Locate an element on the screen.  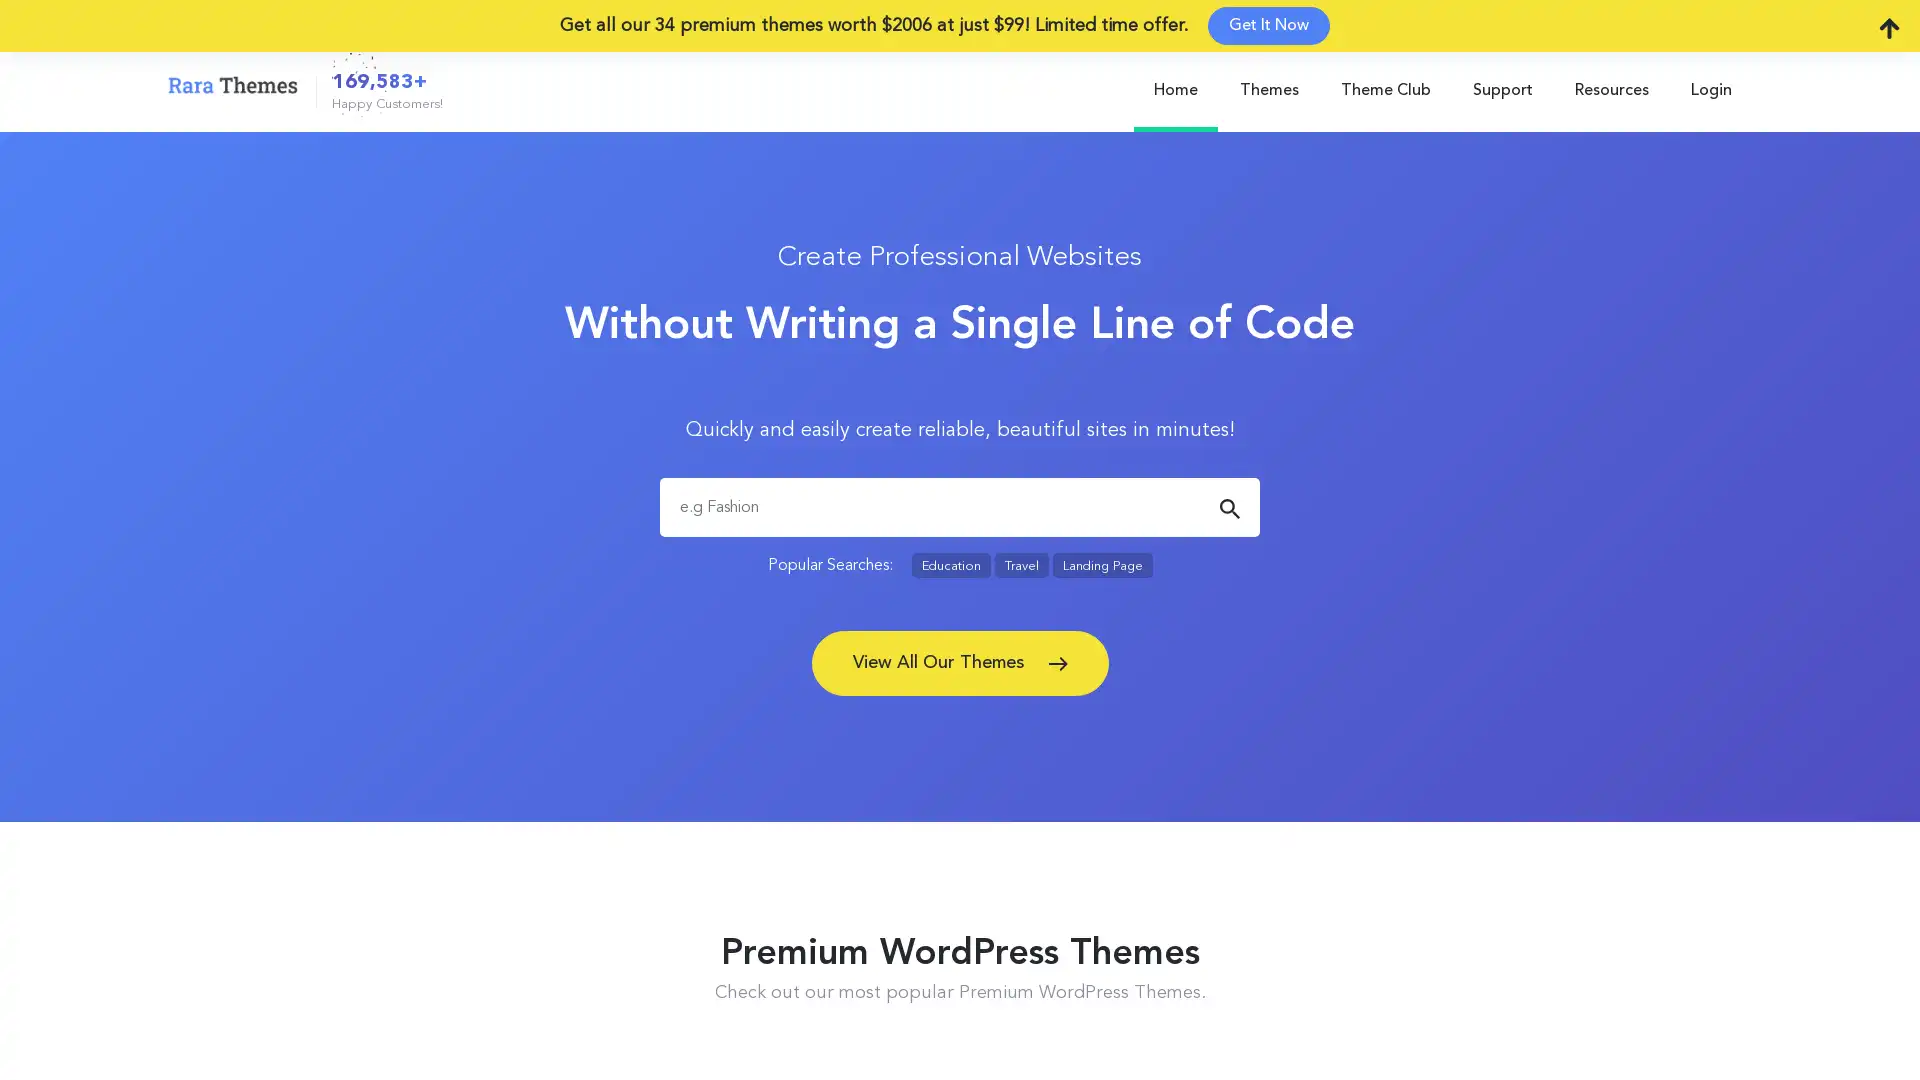
Search is located at coordinates (1228, 508).